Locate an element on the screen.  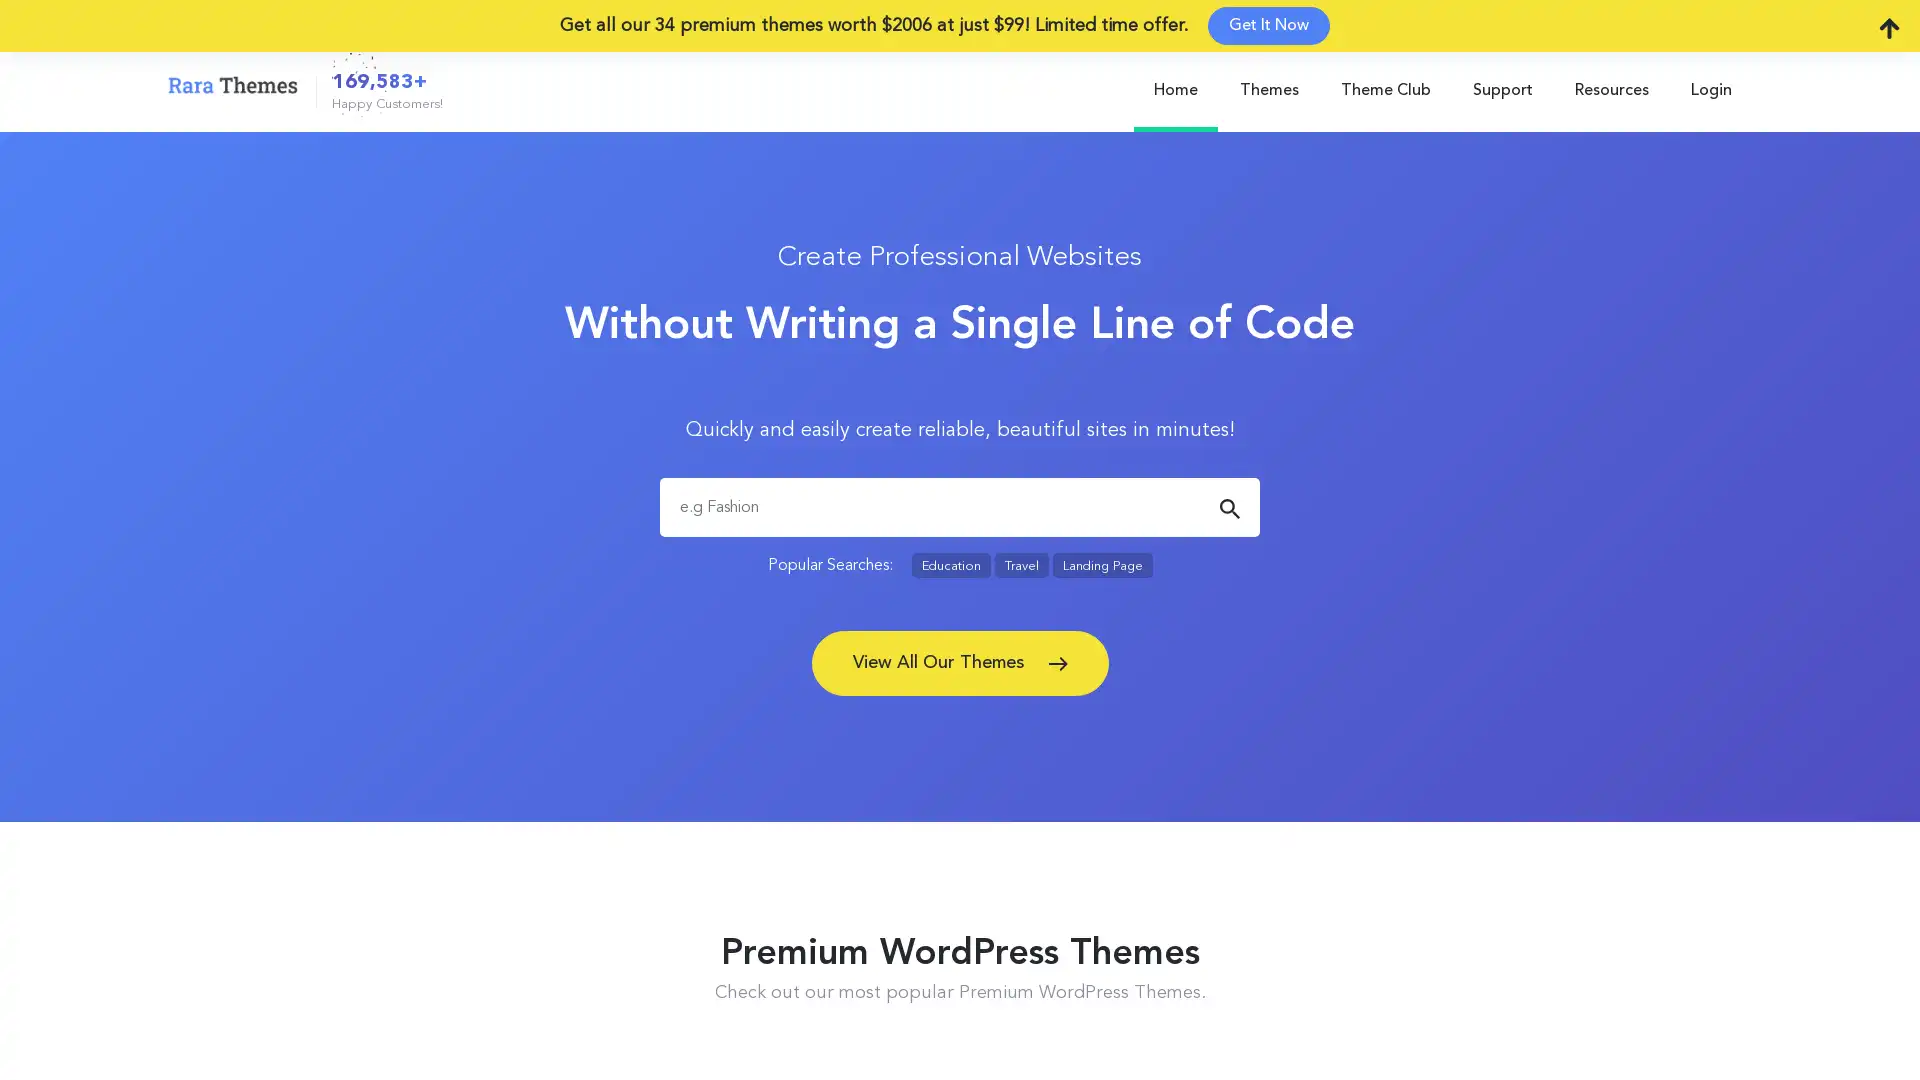
Search is located at coordinates (1228, 508).